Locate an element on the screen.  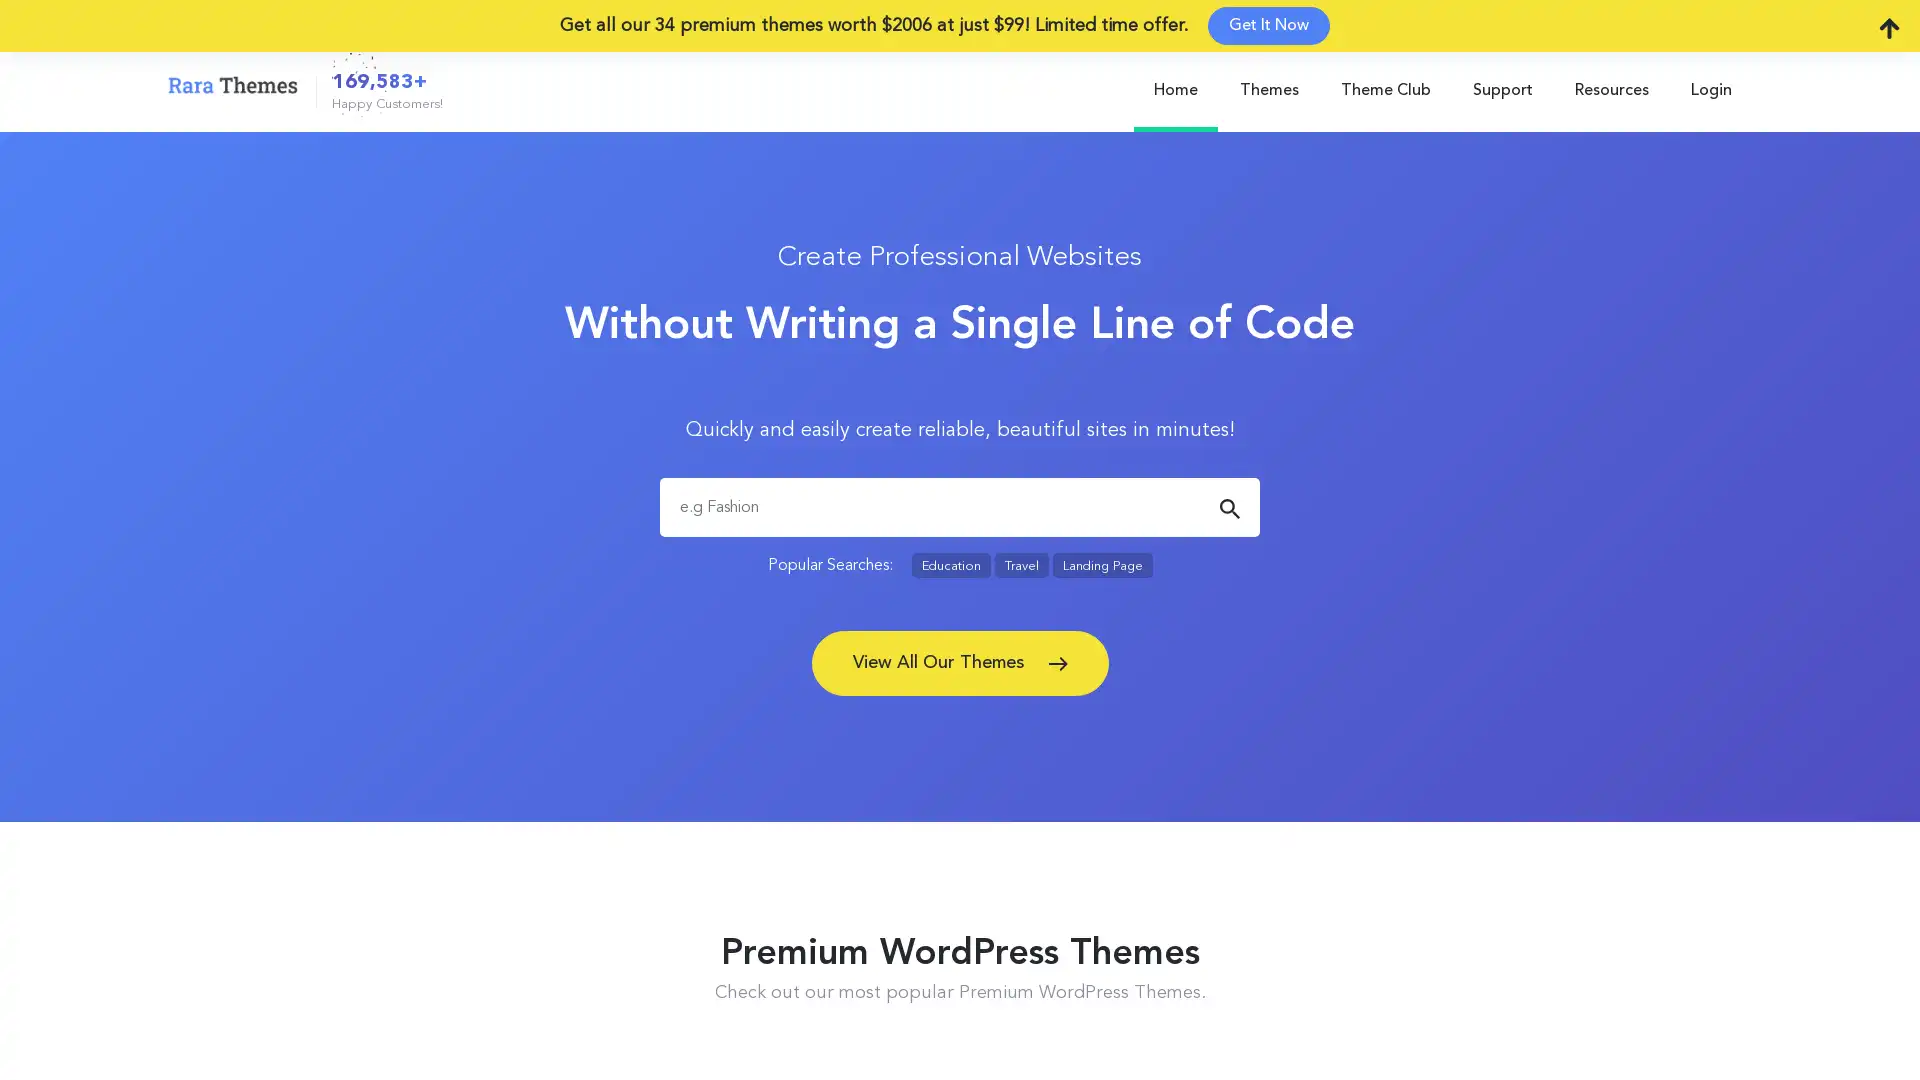
Search is located at coordinates (1228, 508).